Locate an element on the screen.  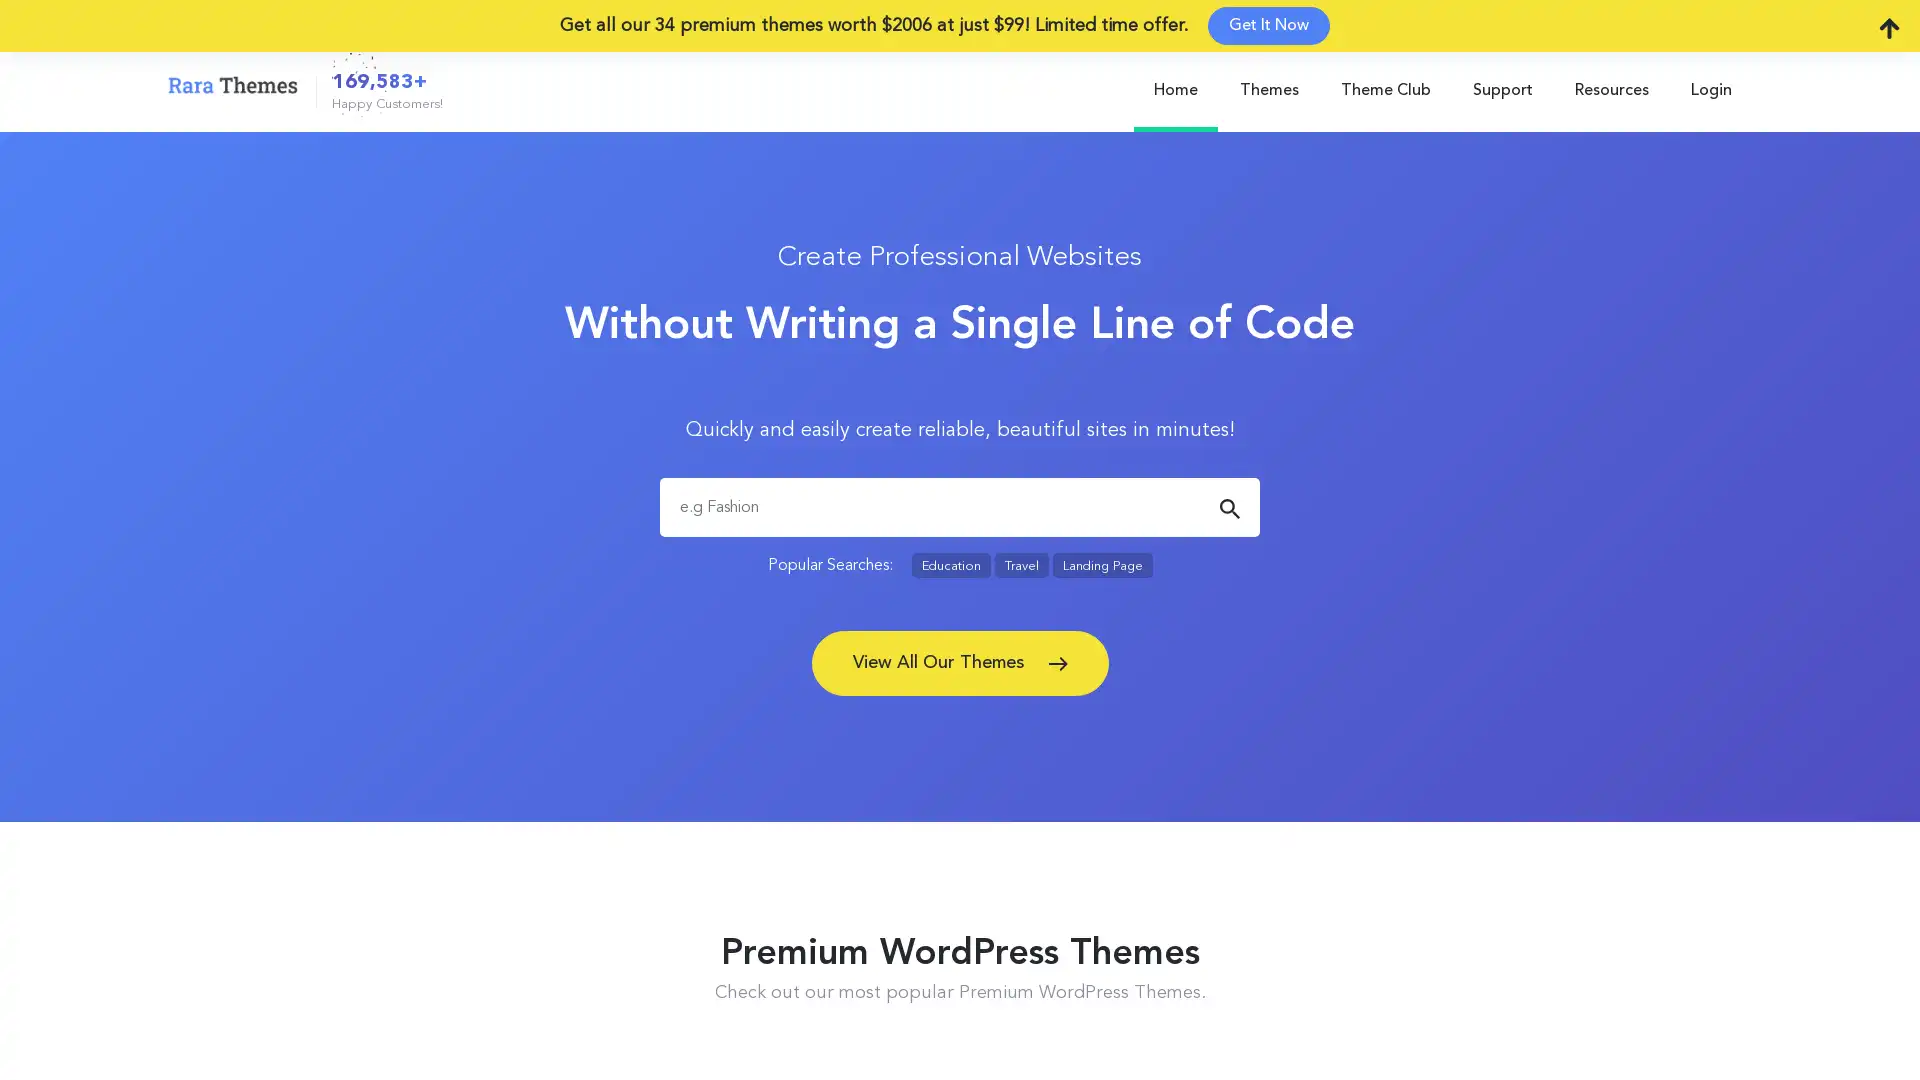
Search is located at coordinates (1228, 508).